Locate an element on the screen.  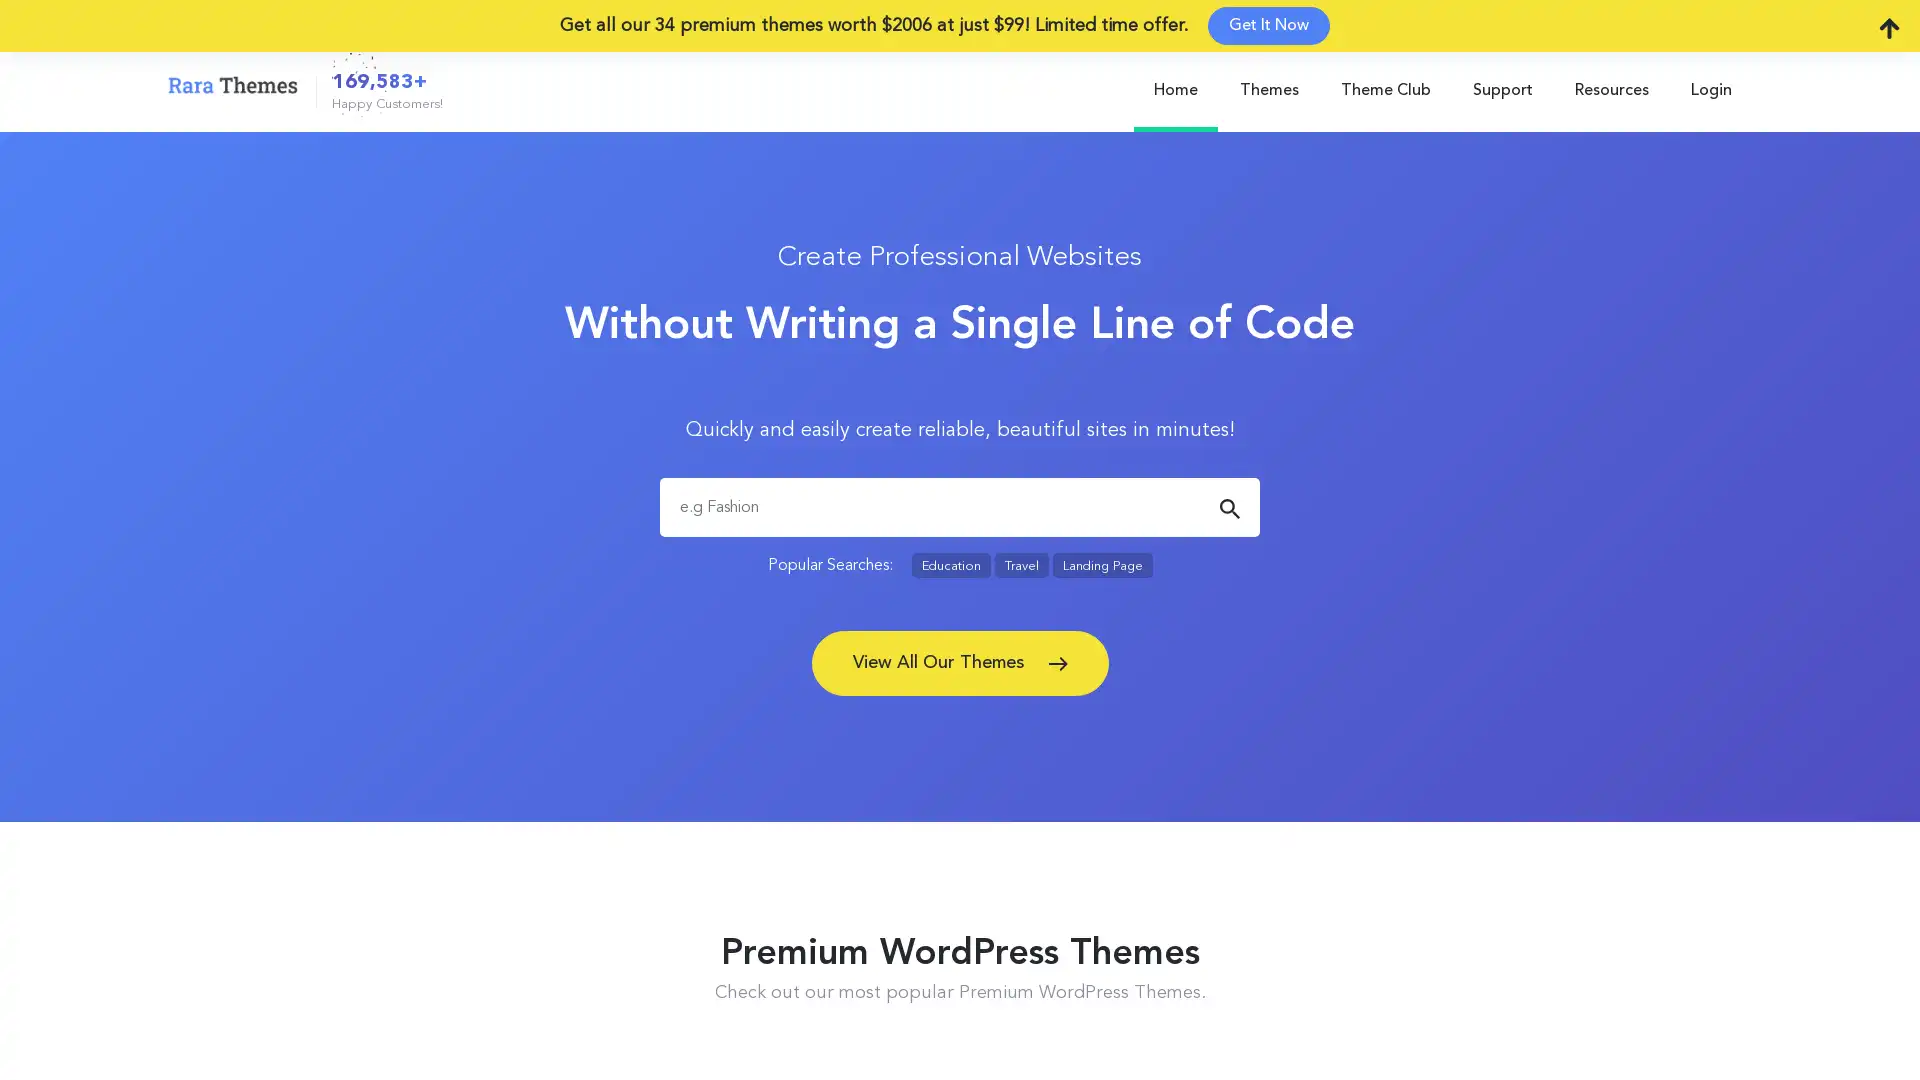
Search is located at coordinates (1228, 508).